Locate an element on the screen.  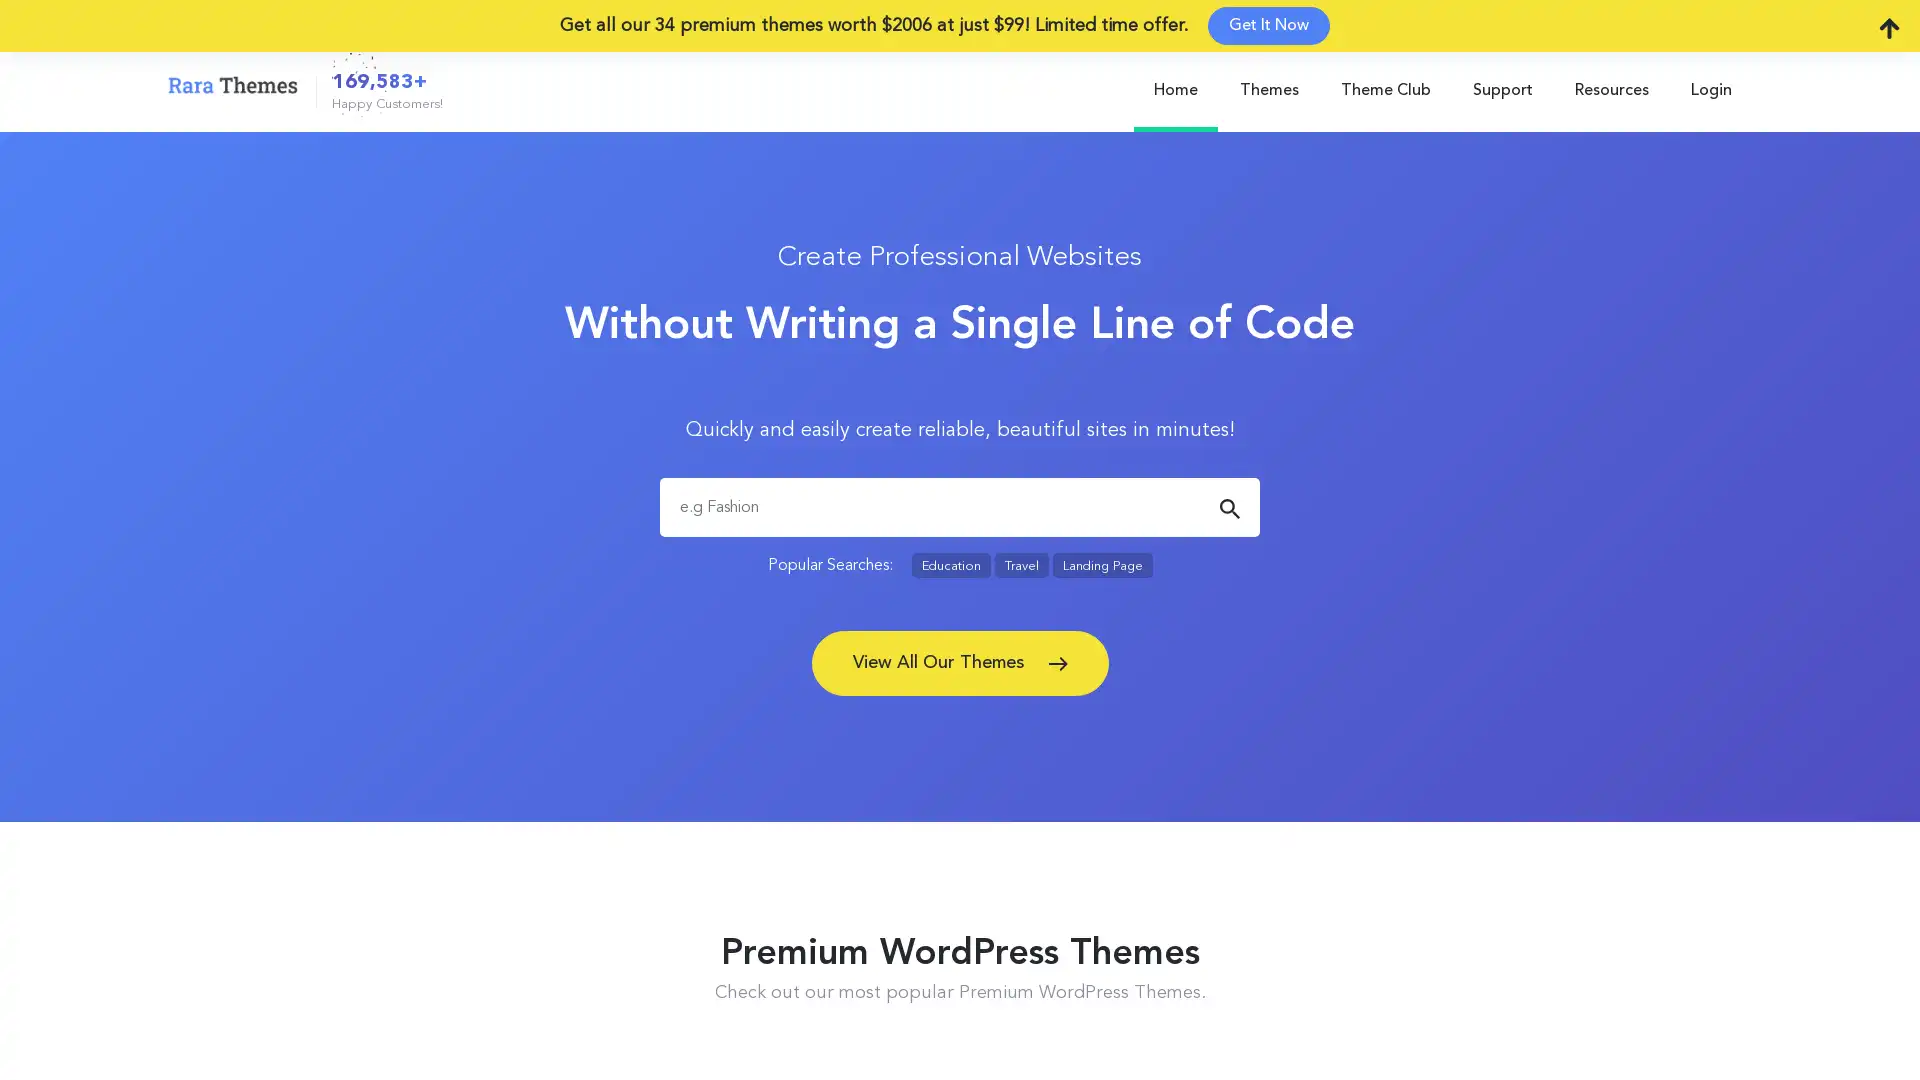
Search is located at coordinates (1228, 508).